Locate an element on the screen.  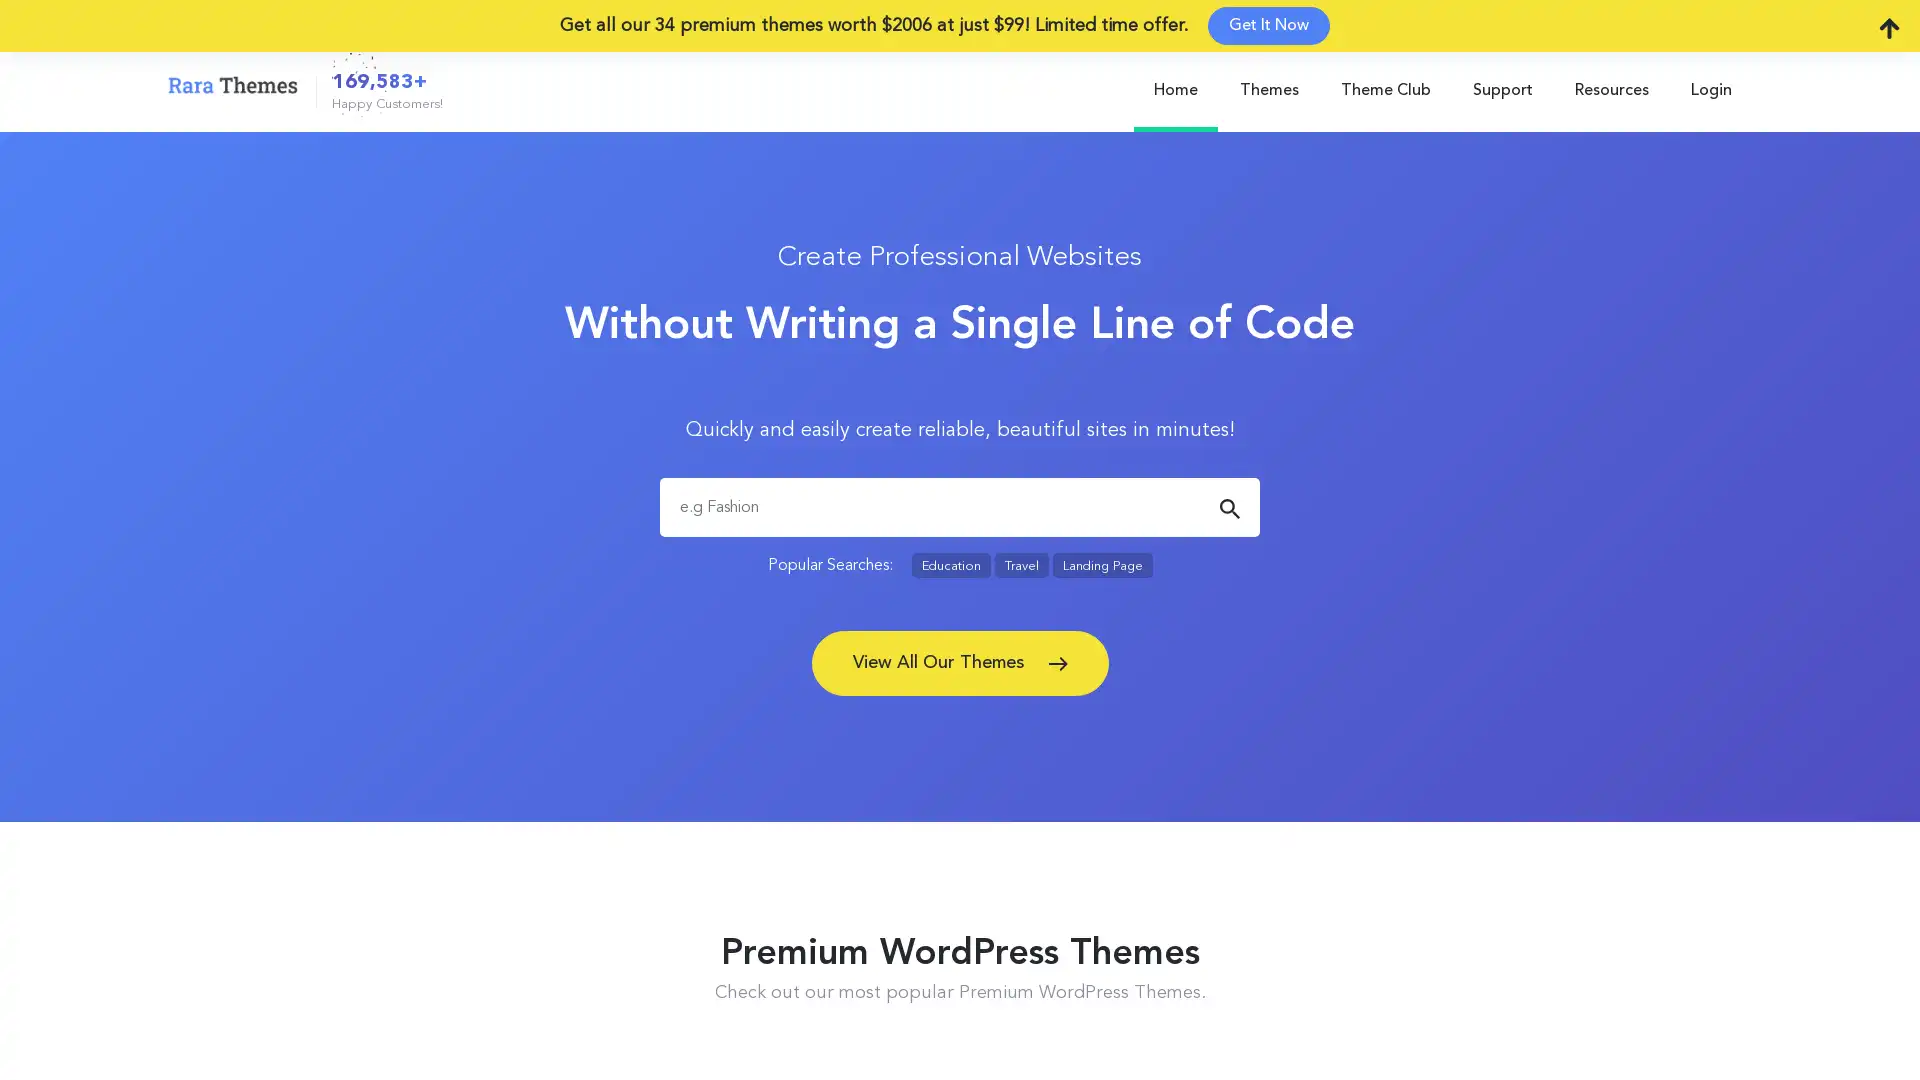
Search is located at coordinates (1228, 508).